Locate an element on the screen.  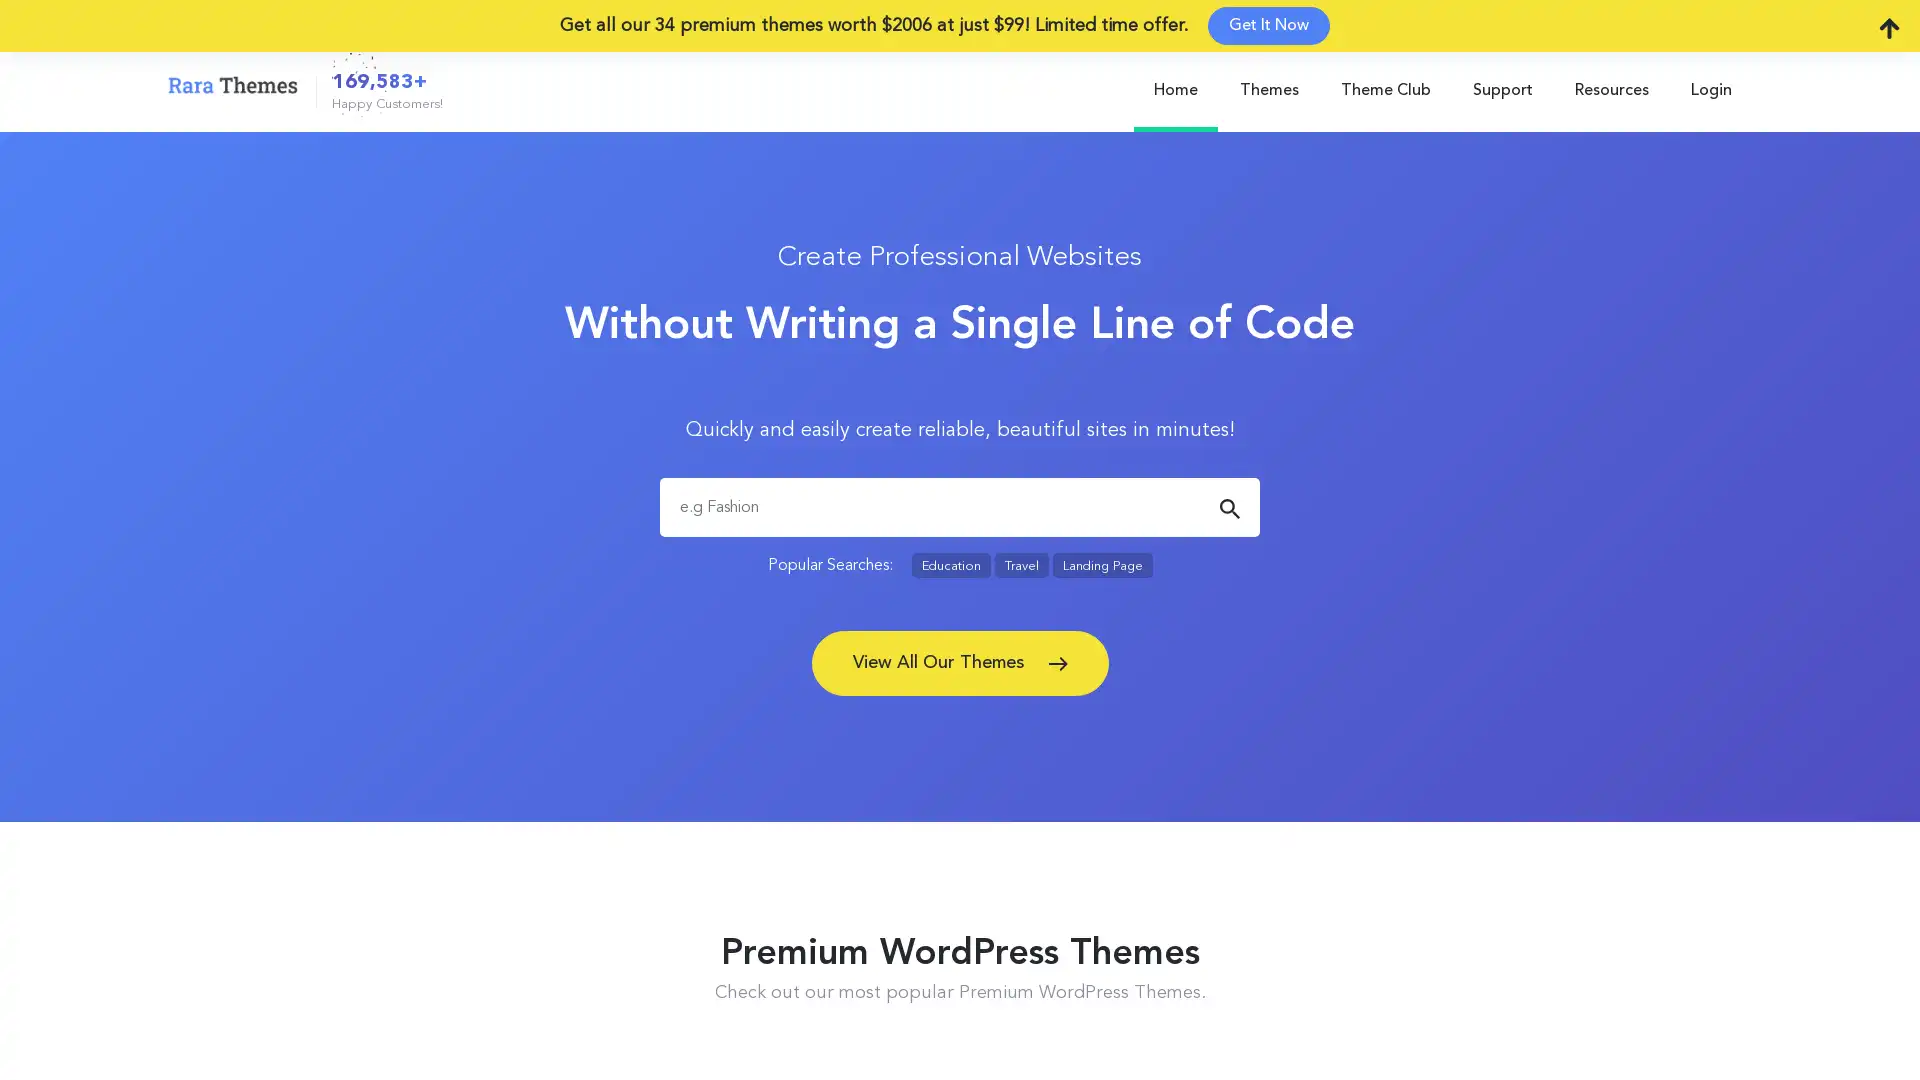
Search is located at coordinates (1228, 508).